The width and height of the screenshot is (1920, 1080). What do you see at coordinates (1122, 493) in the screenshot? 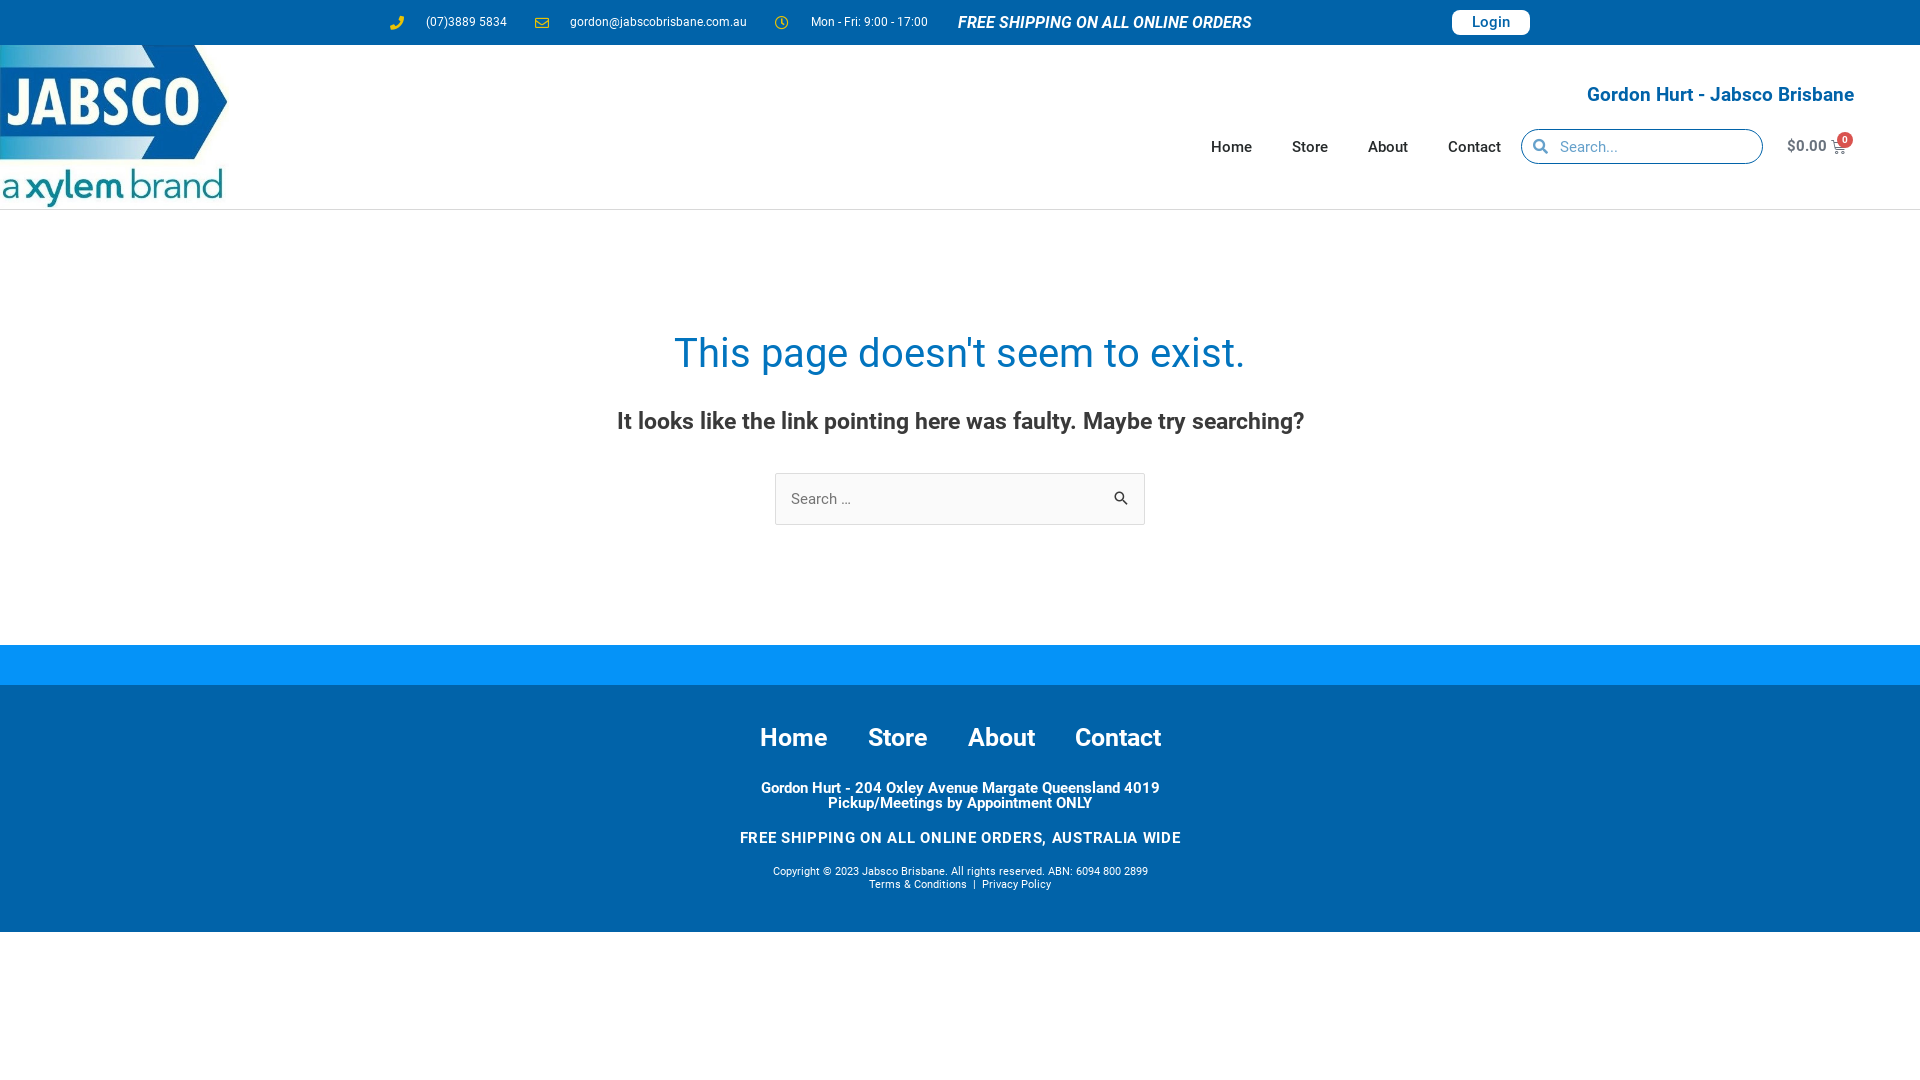
I see `'Search'` at bounding box center [1122, 493].